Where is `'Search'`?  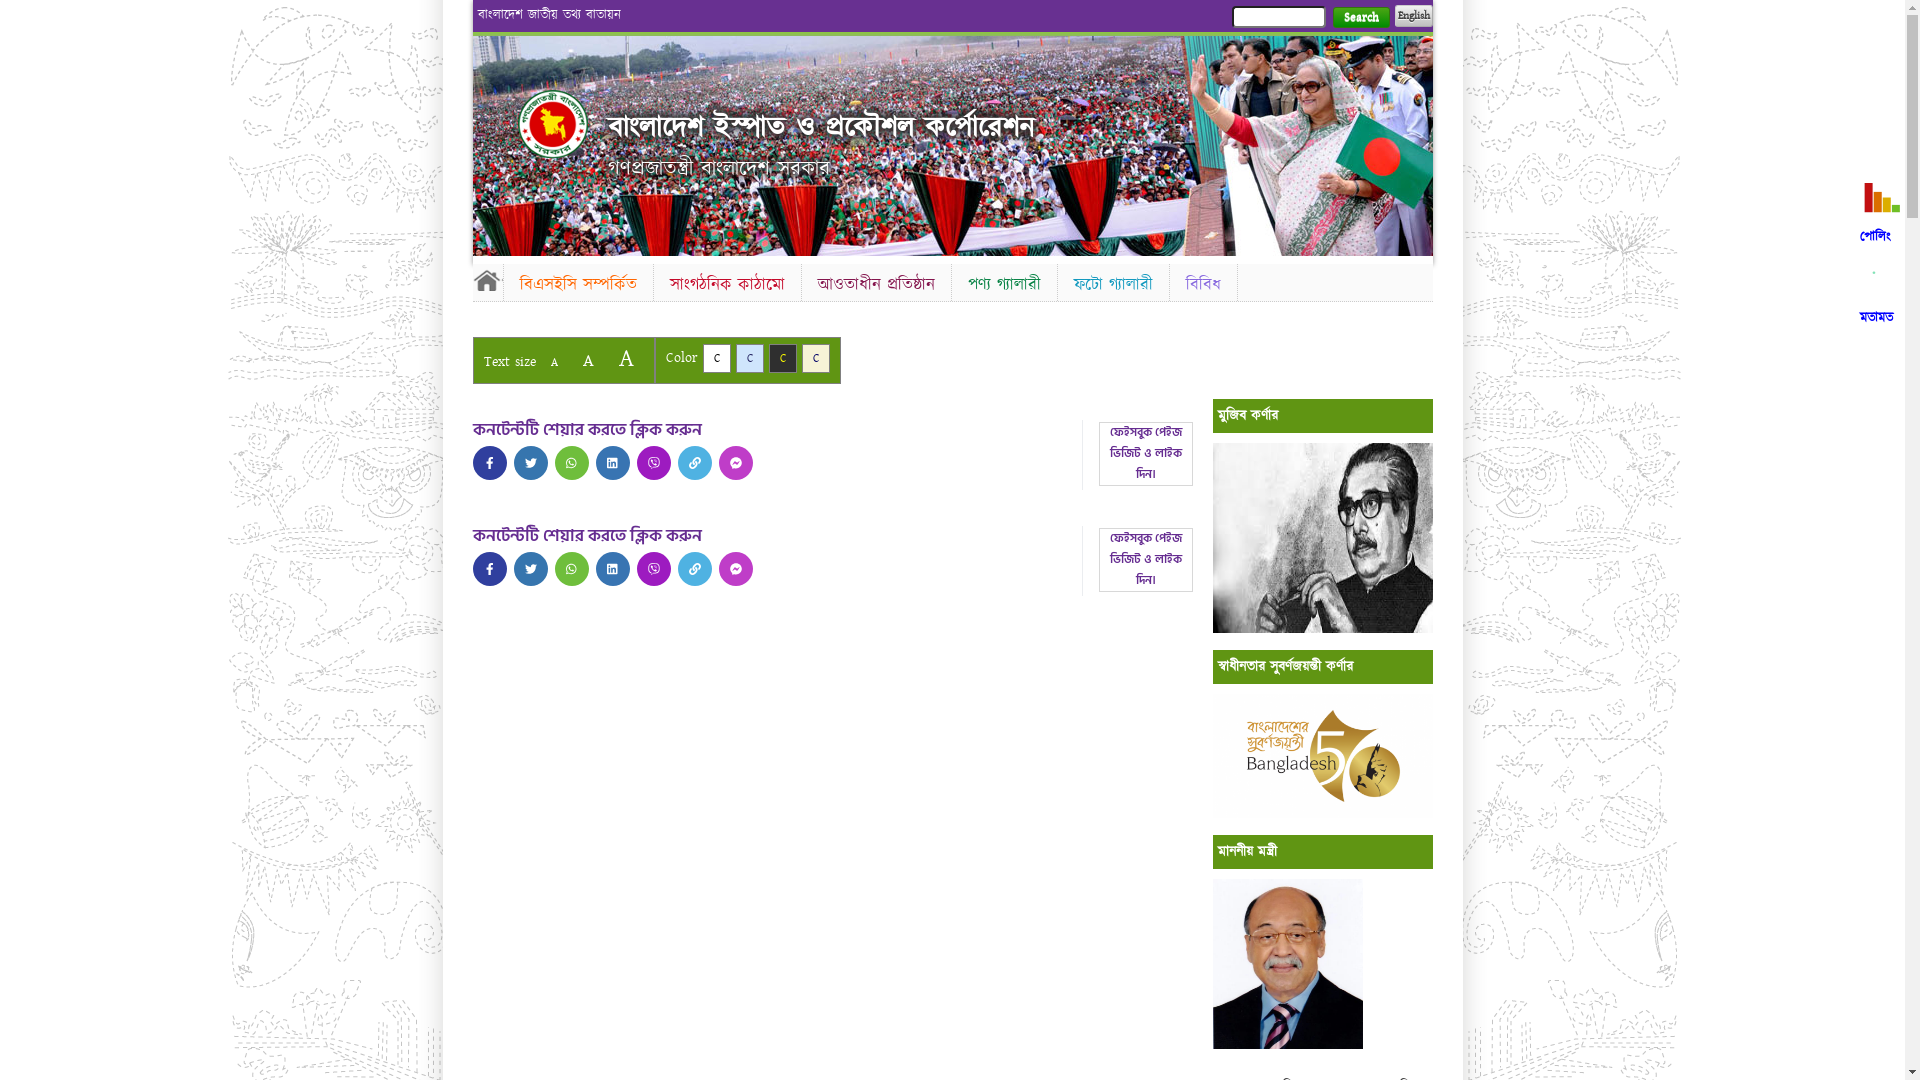
'Search' is located at coordinates (1360, 17).